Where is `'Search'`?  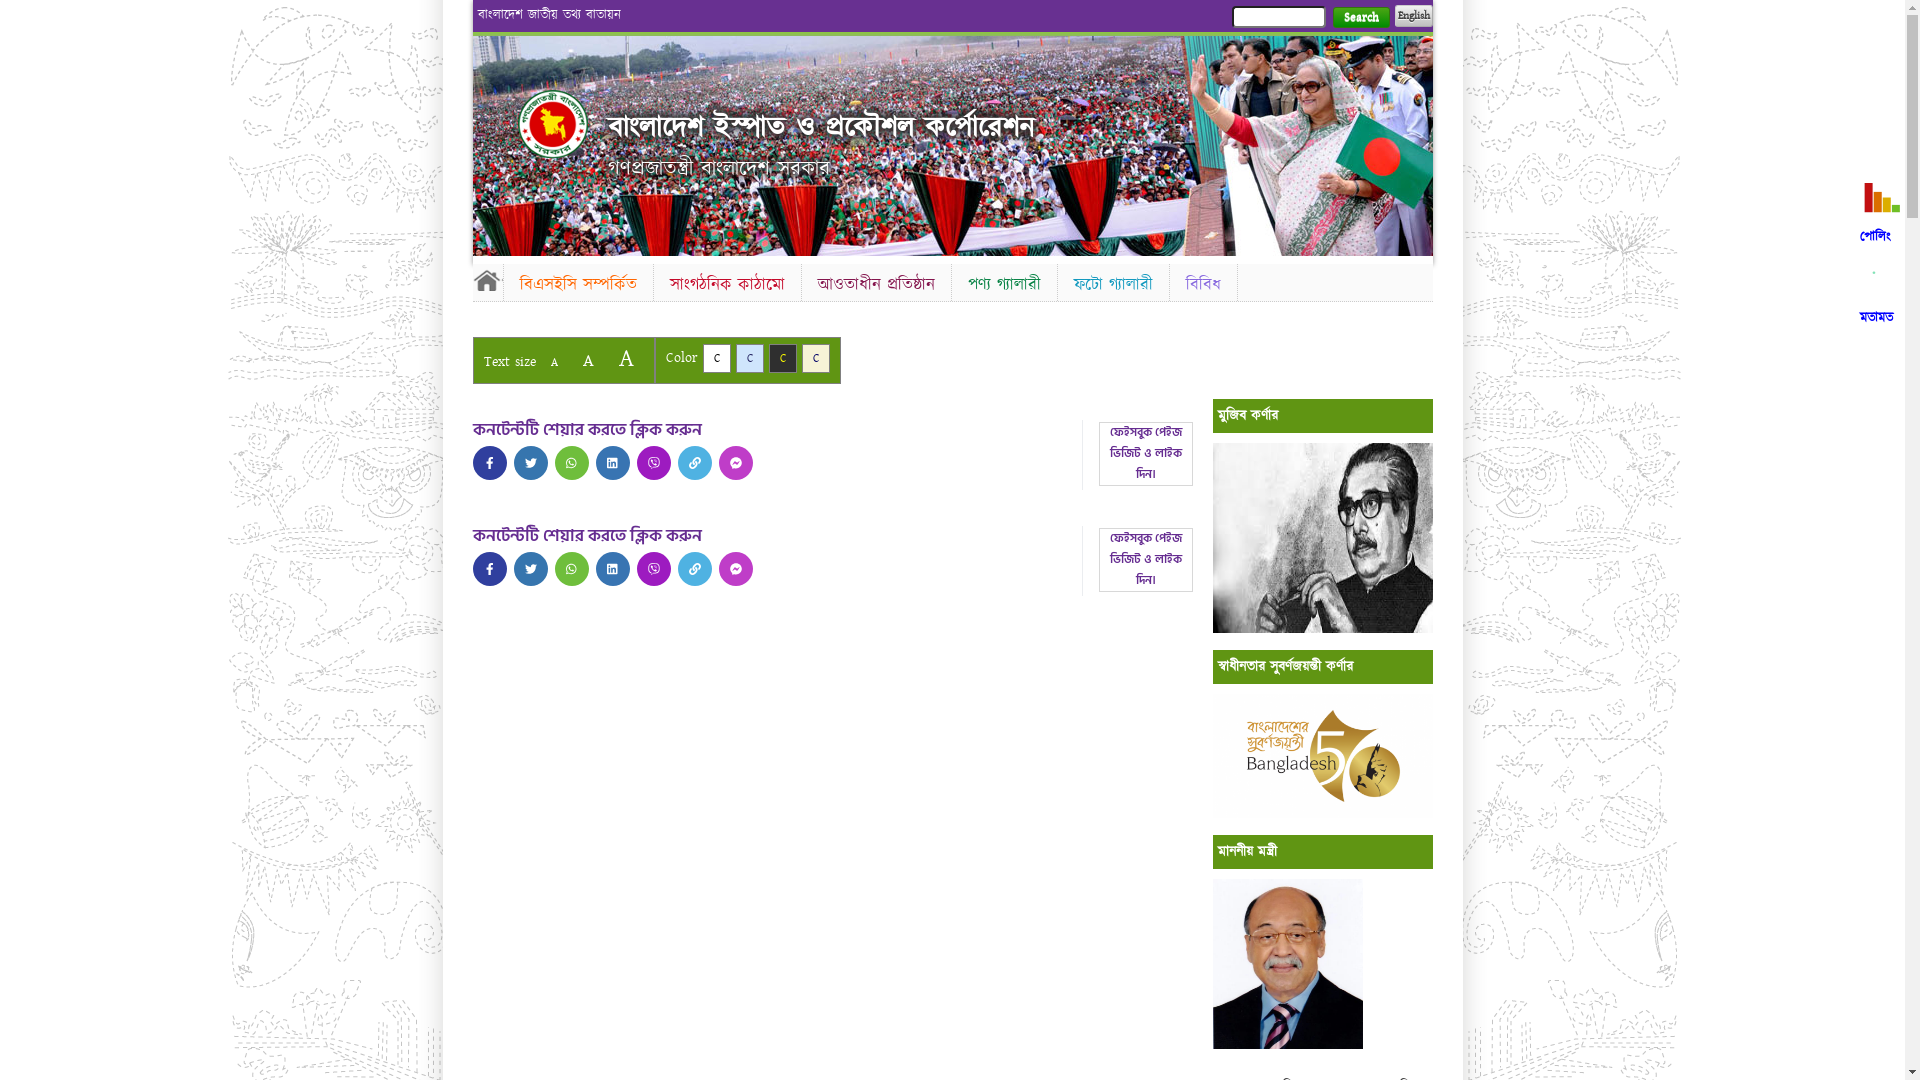
'Search' is located at coordinates (1360, 17).